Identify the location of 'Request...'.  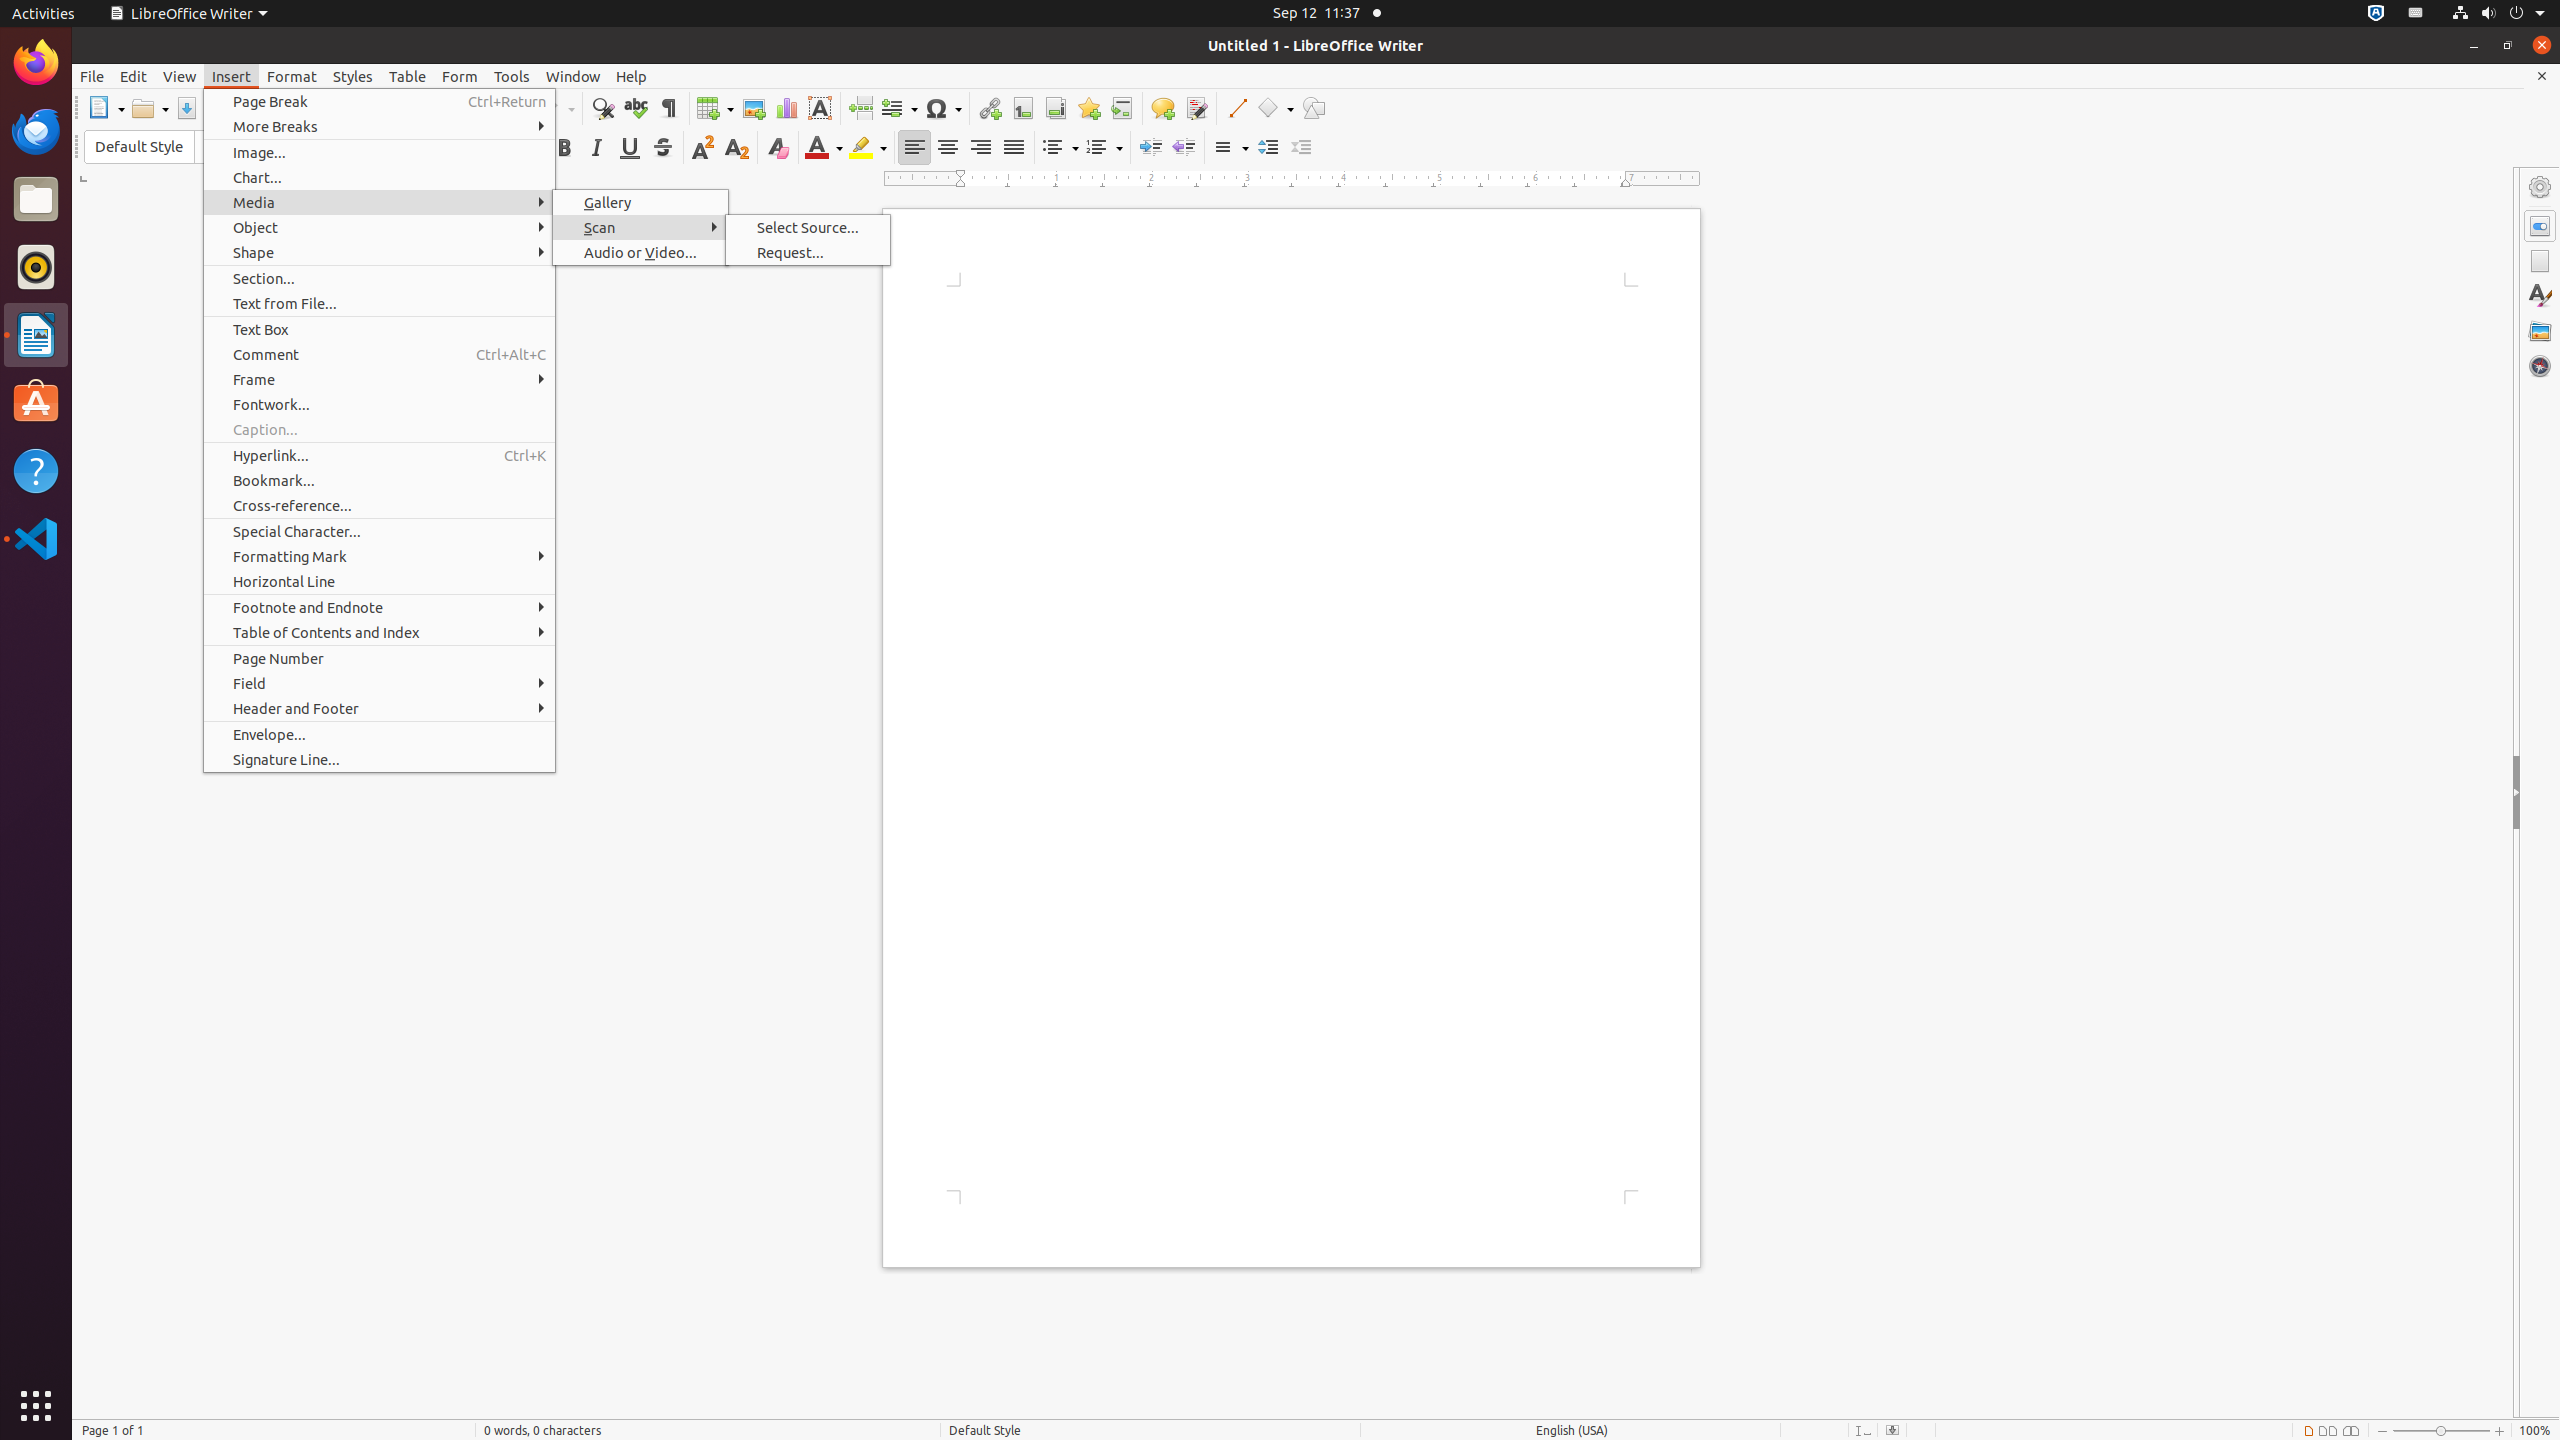
(807, 252).